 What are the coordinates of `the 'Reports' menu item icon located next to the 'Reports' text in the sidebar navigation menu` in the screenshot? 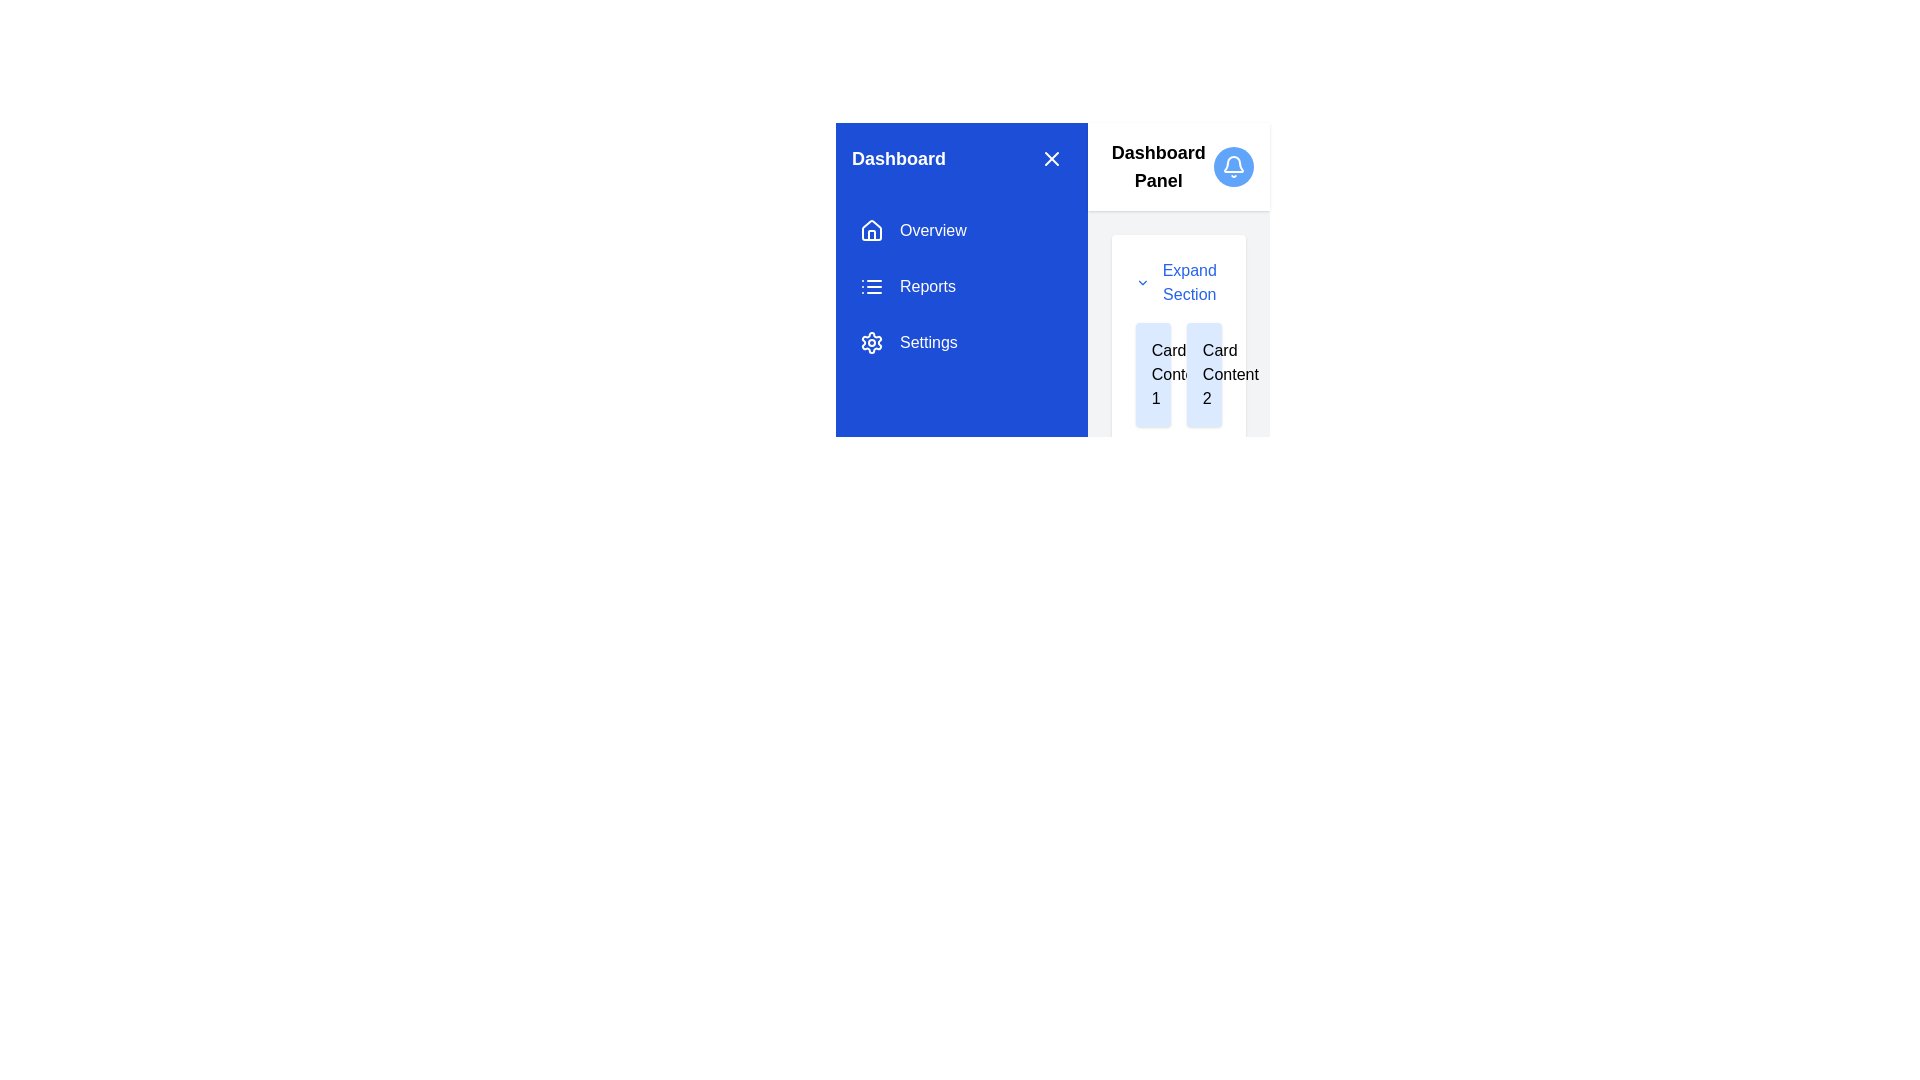 It's located at (872, 286).